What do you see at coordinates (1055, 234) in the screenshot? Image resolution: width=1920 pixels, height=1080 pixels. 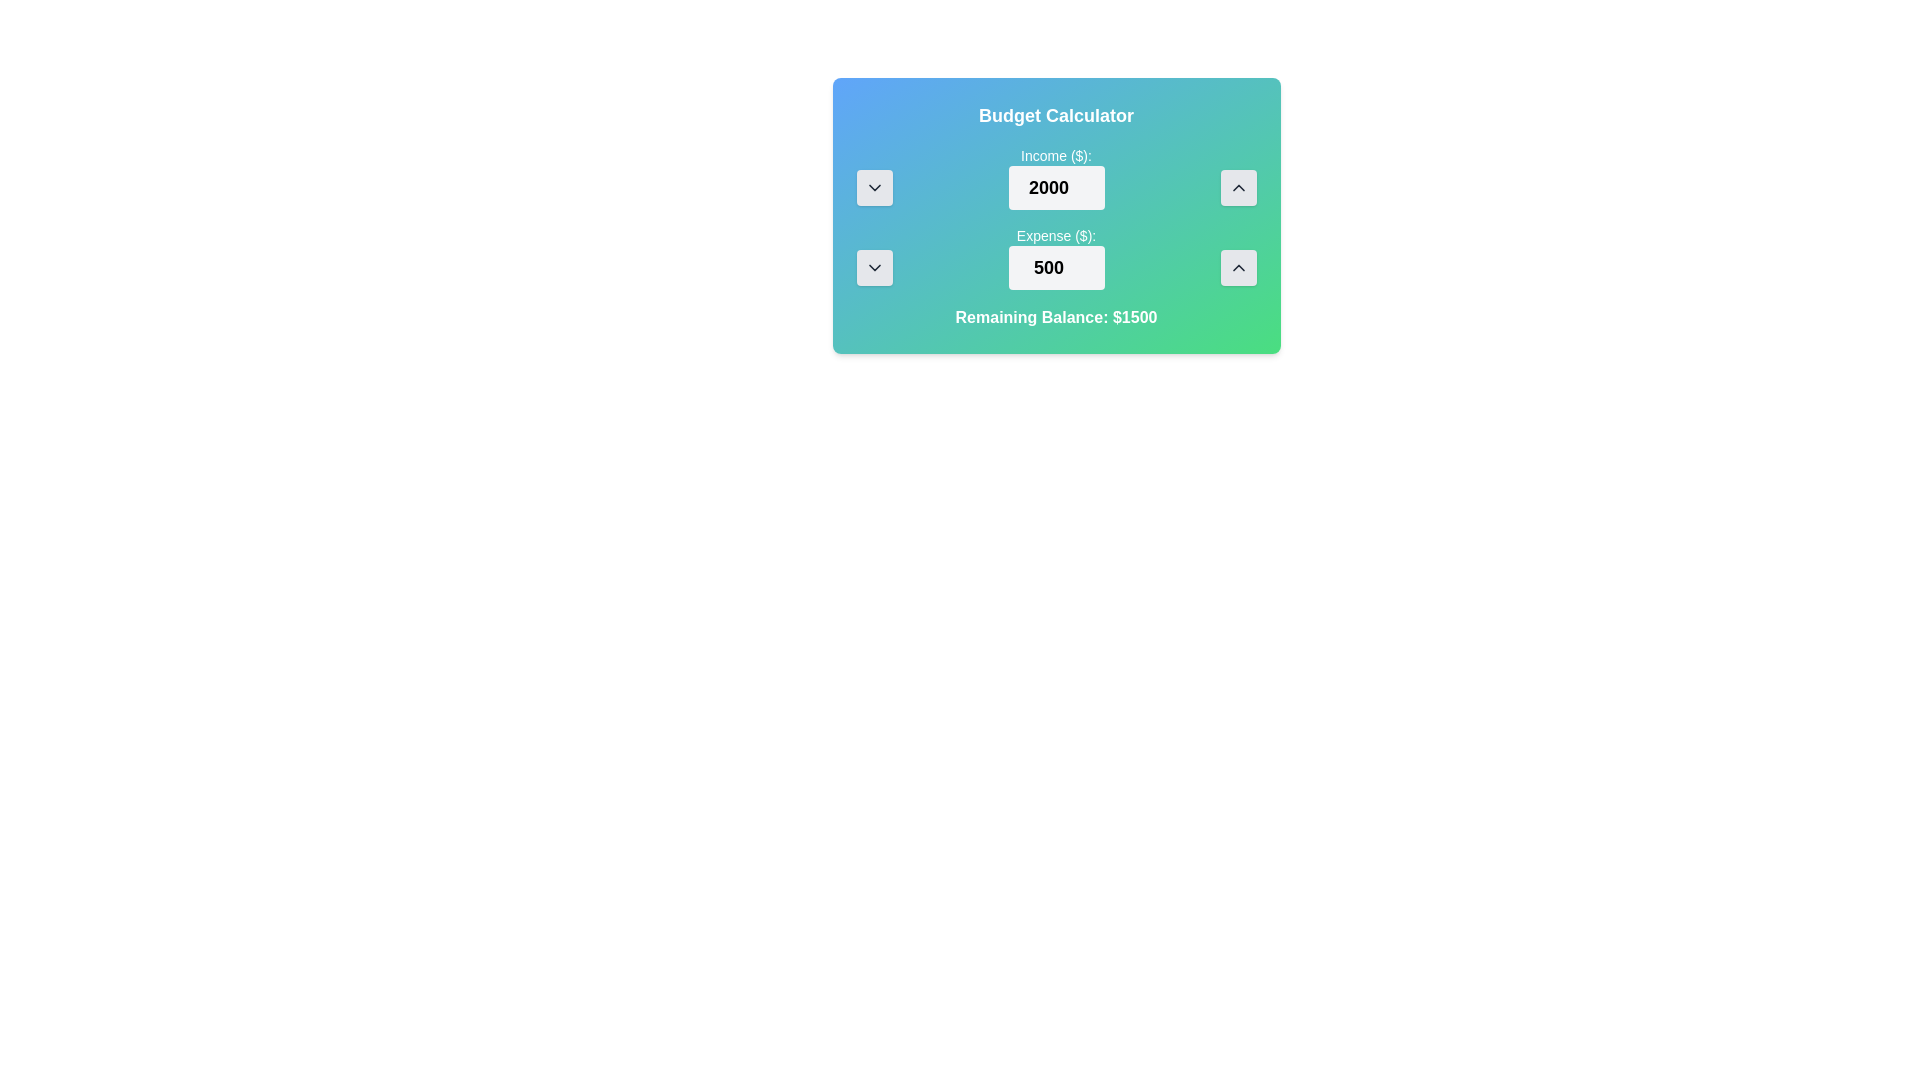 I see `the text label that describes the numeric input field for expenses in dollars` at bounding box center [1055, 234].